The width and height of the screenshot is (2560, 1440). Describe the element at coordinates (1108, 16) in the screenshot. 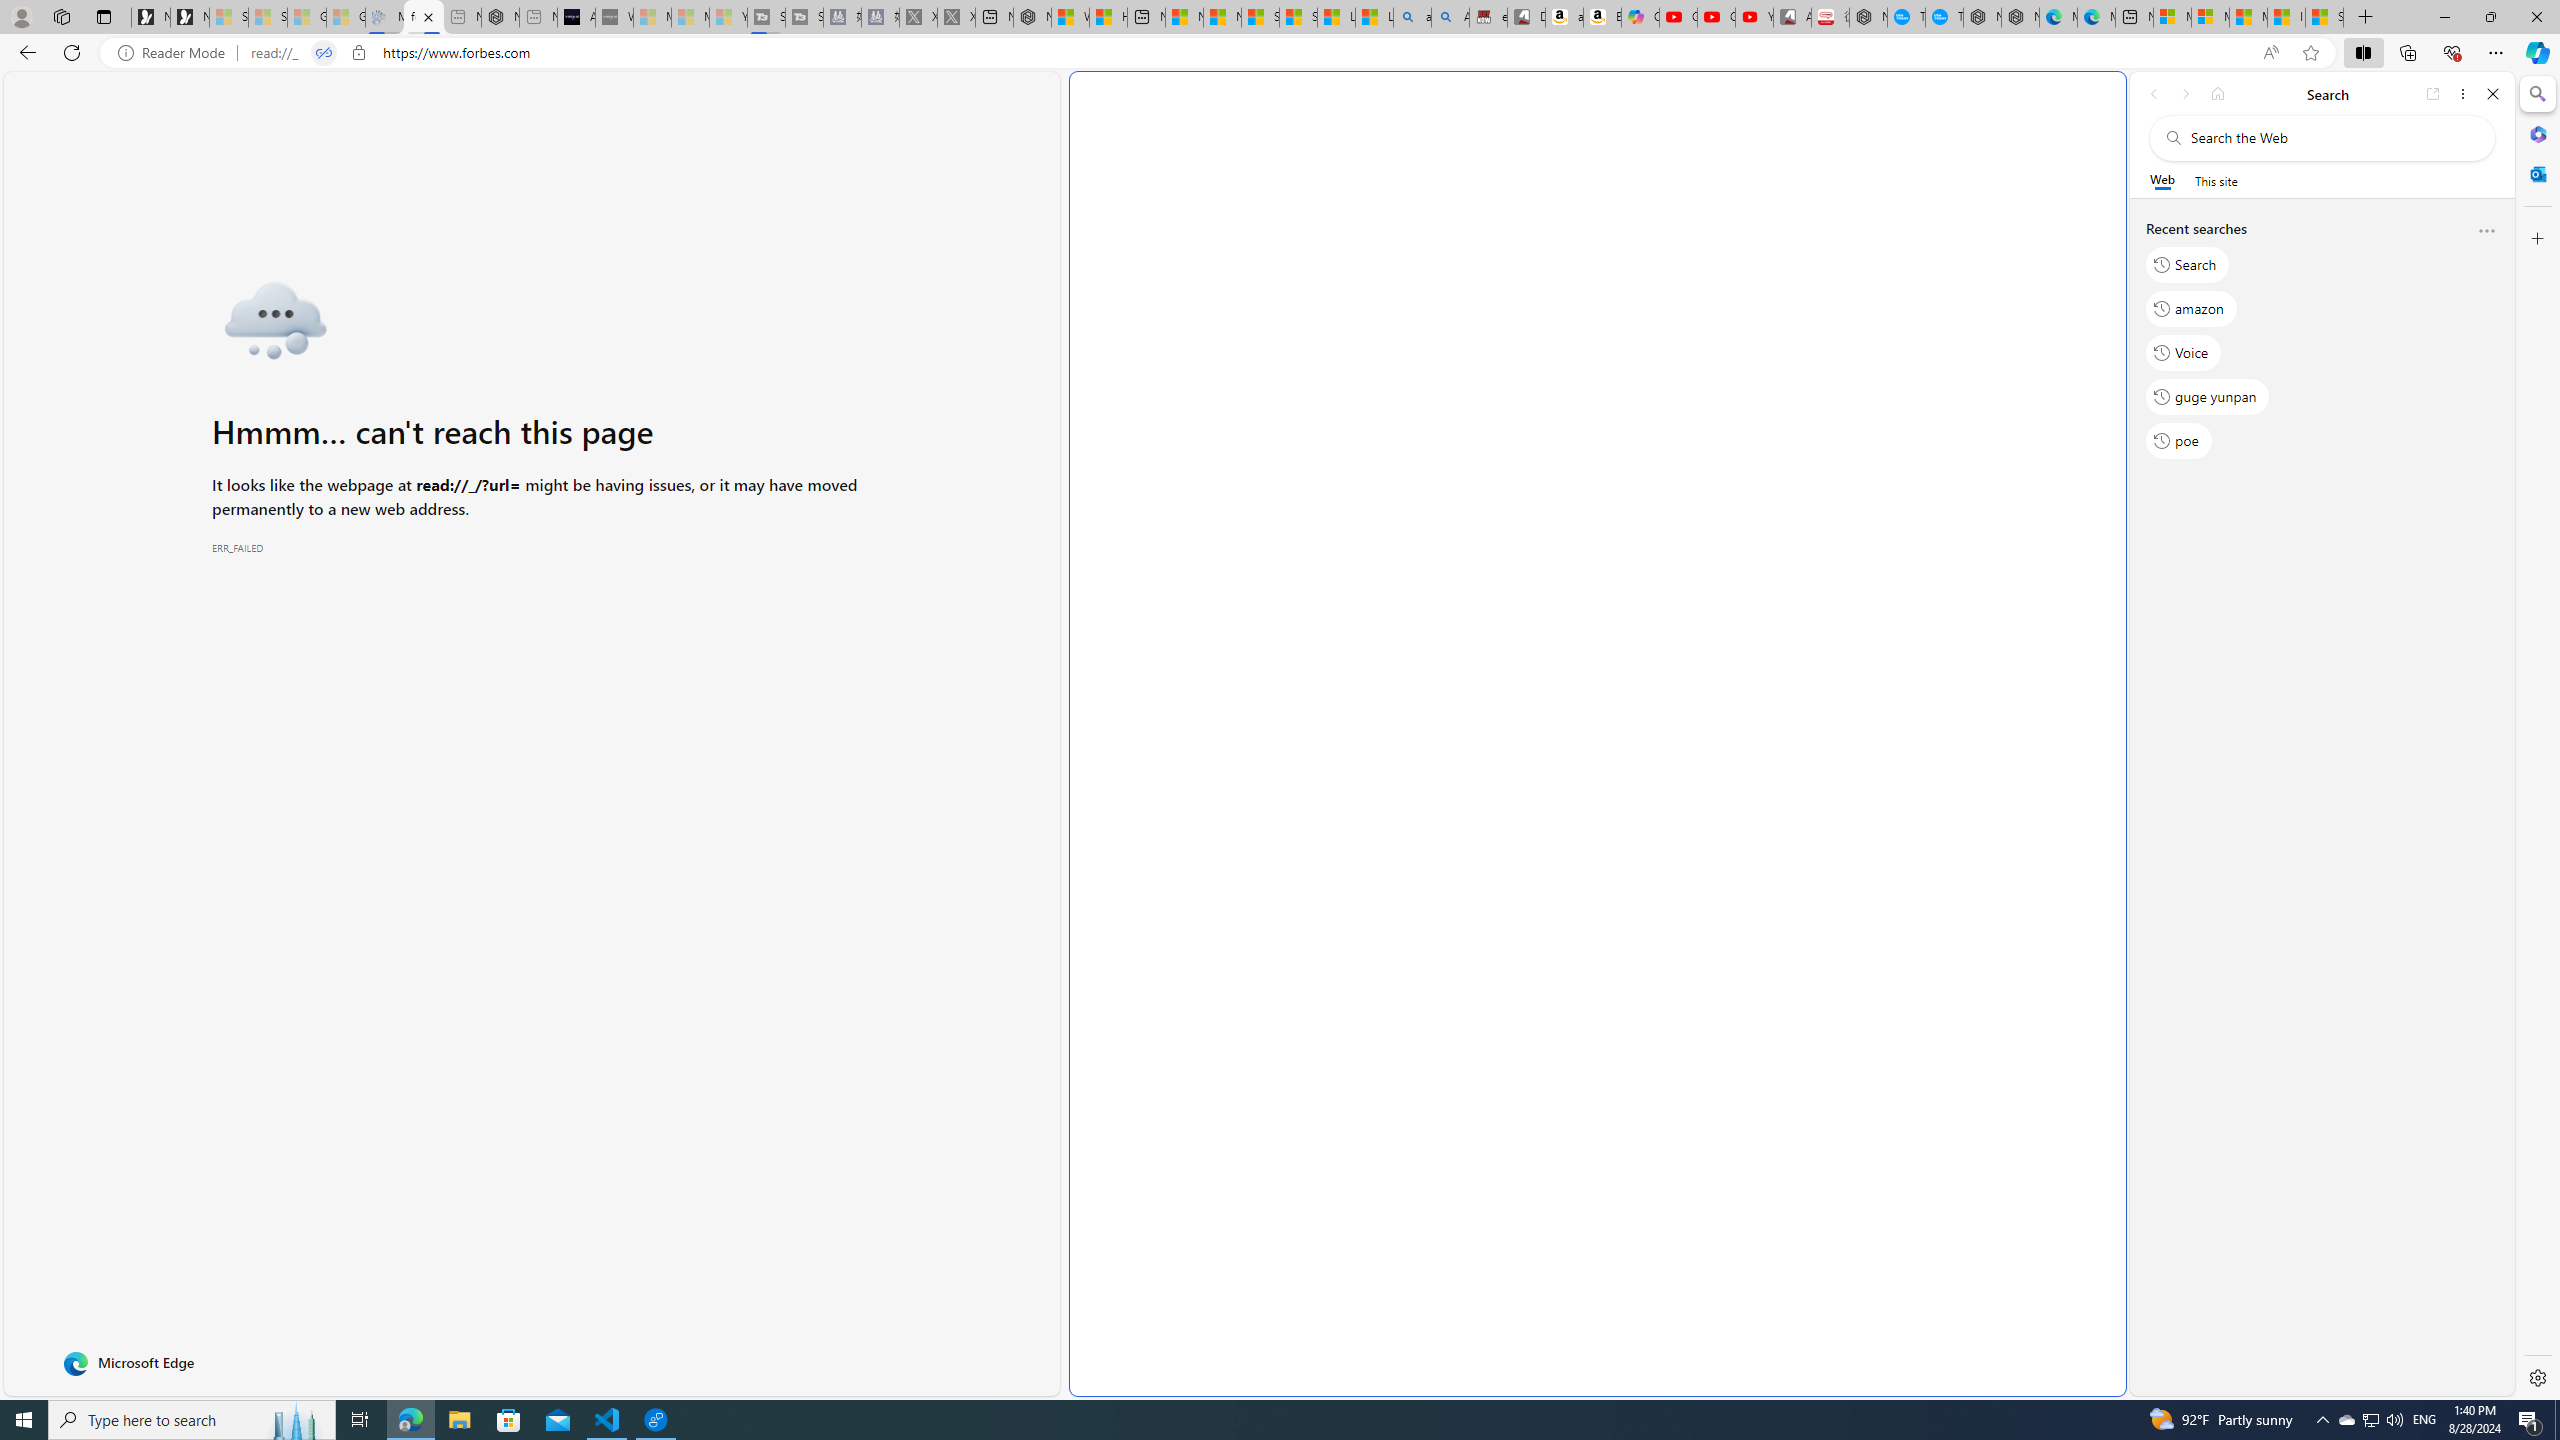

I see `'Huge shark washes ashore at New York City beach | Watch'` at that location.